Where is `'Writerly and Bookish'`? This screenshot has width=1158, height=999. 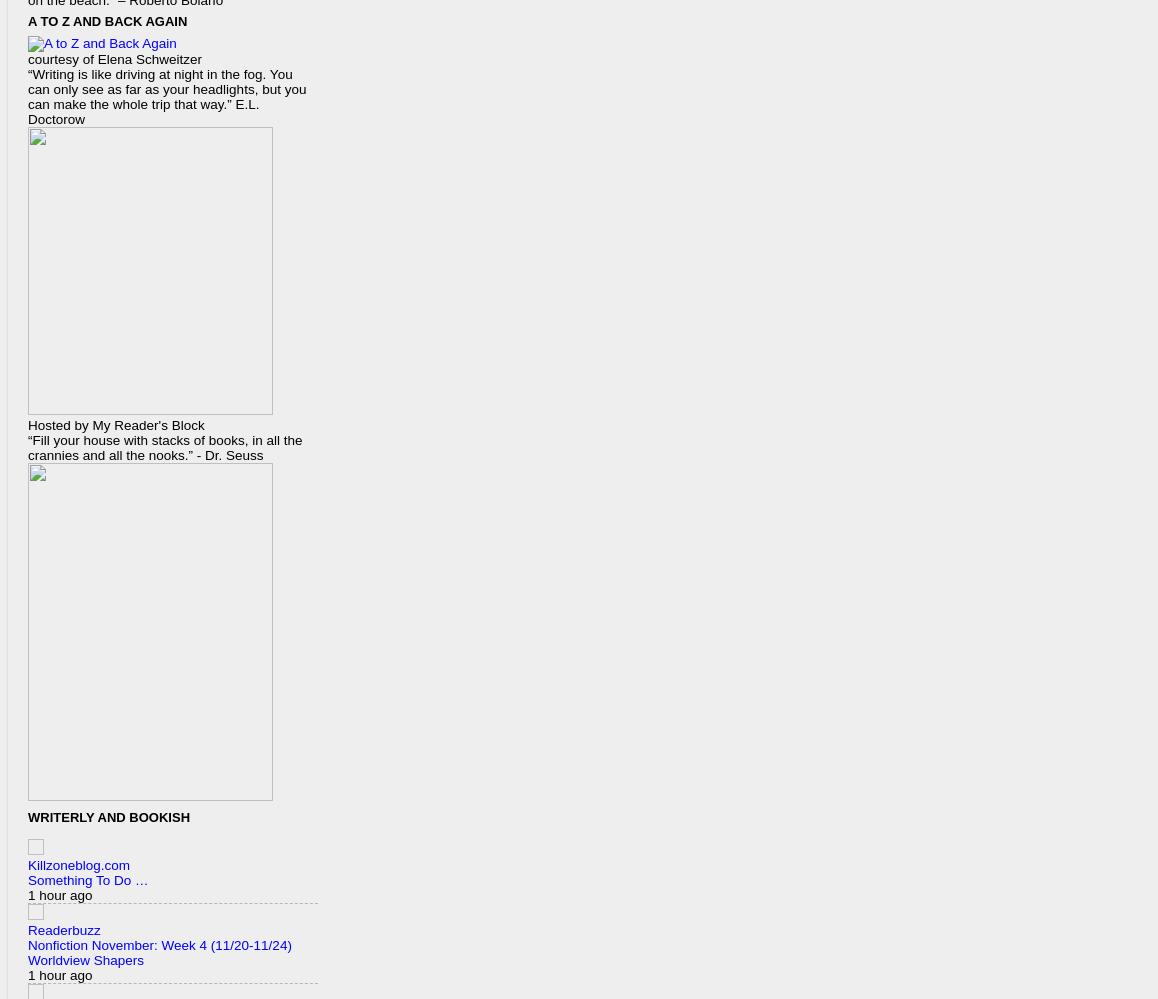 'Writerly and Bookish' is located at coordinates (108, 817).